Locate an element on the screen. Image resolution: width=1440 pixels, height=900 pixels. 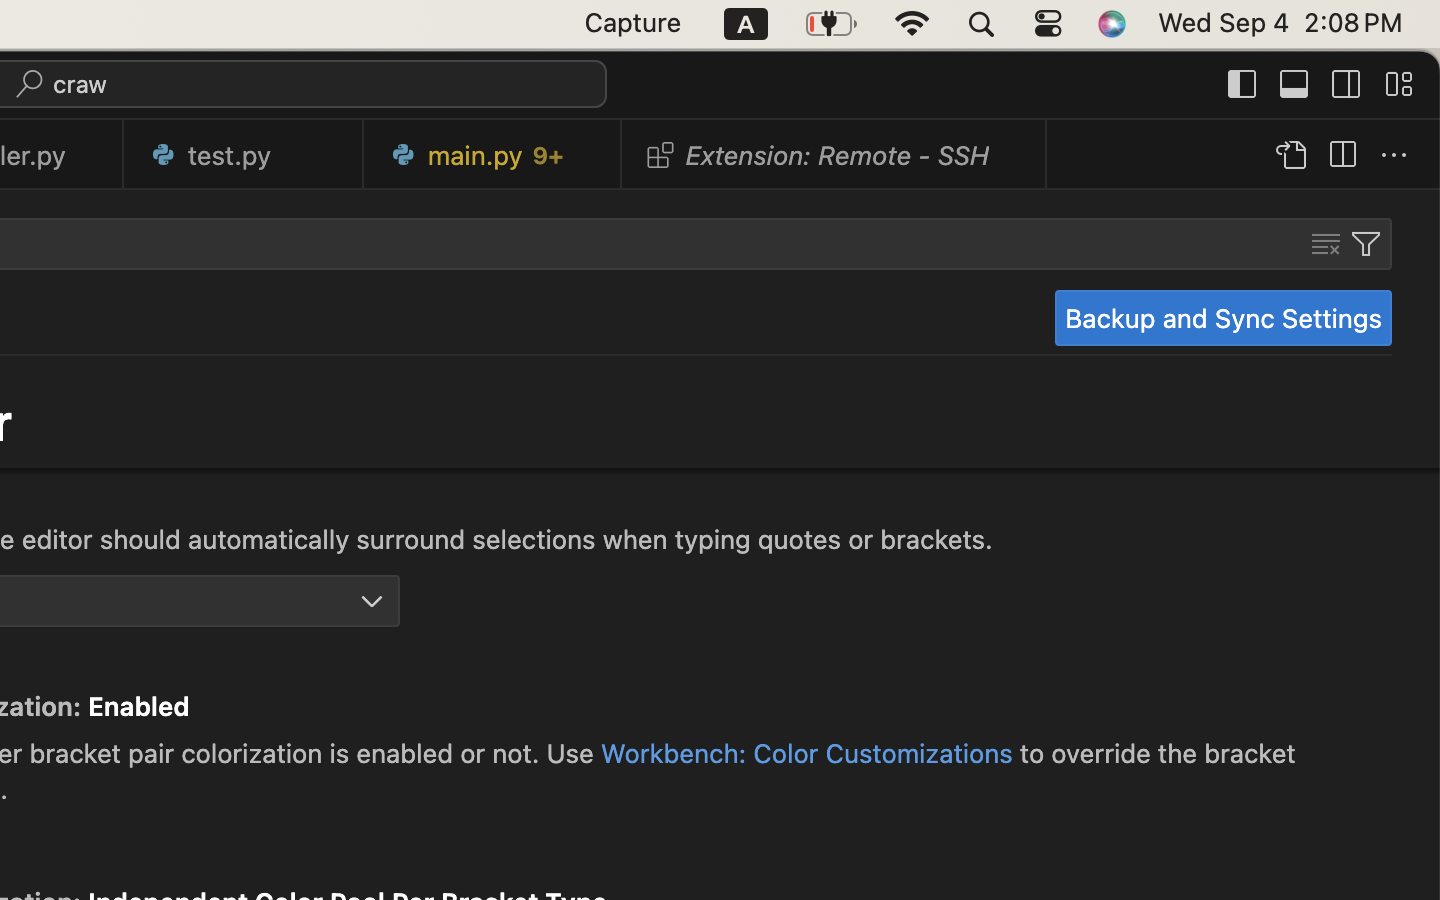
'' is located at coordinates (1345, 82).